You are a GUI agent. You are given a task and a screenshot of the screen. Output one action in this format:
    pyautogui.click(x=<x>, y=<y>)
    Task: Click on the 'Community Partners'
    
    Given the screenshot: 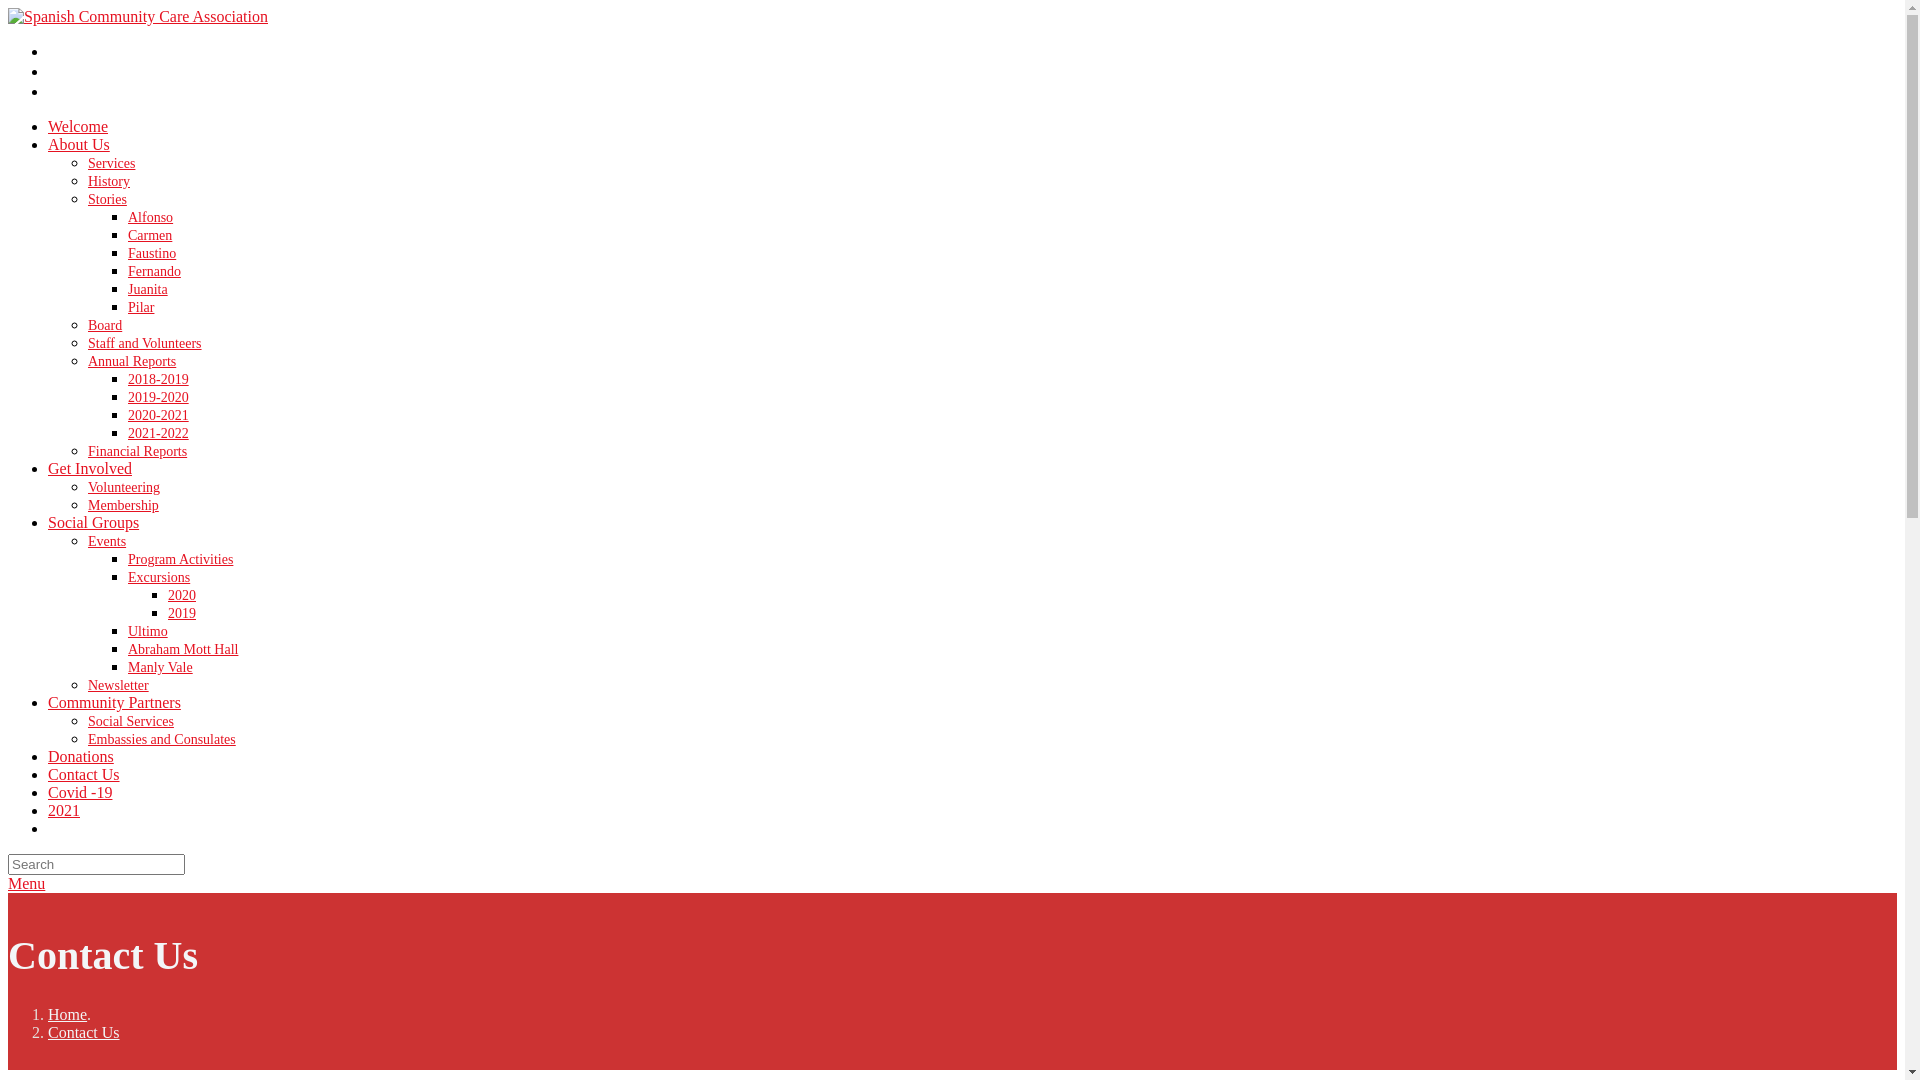 What is the action you would take?
    pyautogui.click(x=113, y=701)
    